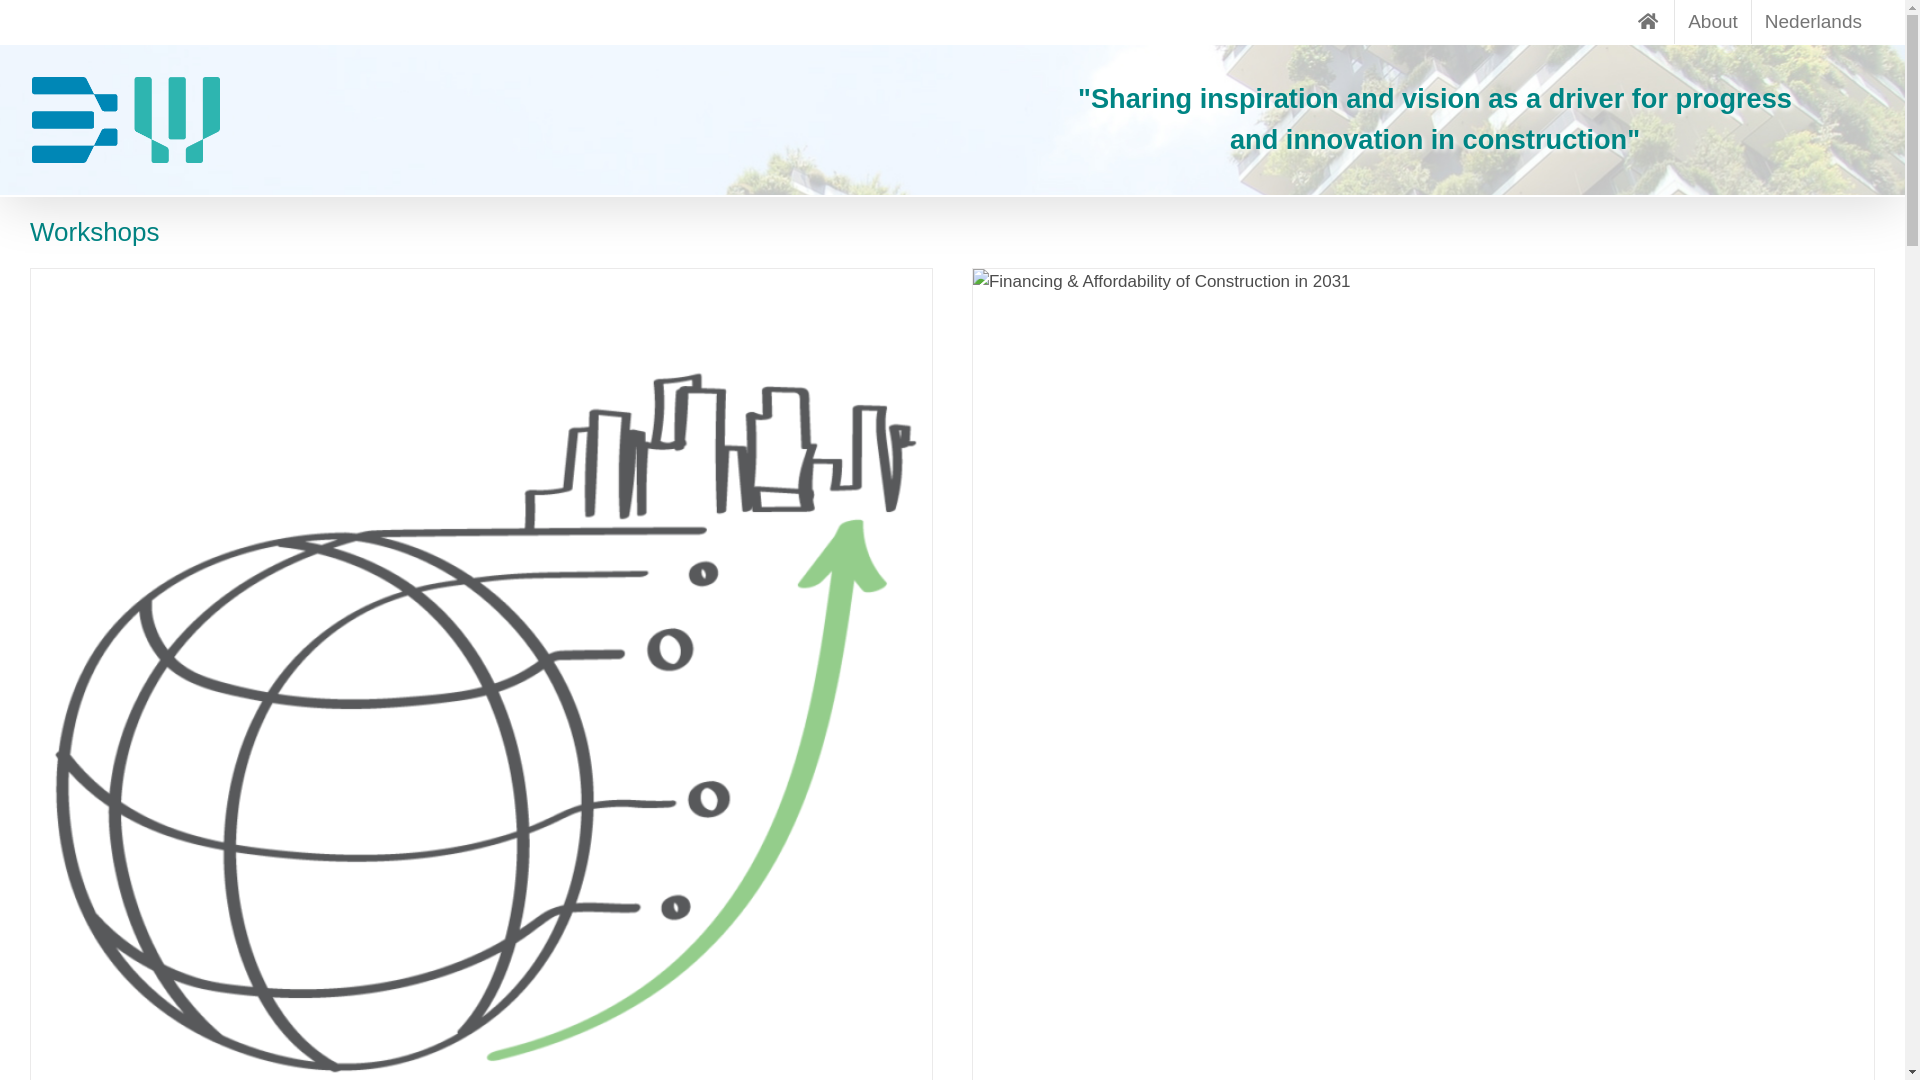 Image resolution: width=1920 pixels, height=1080 pixels. What do you see at coordinates (1813, 22) in the screenshot?
I see `'Nederlands'` at bounding box center [1813, 22].